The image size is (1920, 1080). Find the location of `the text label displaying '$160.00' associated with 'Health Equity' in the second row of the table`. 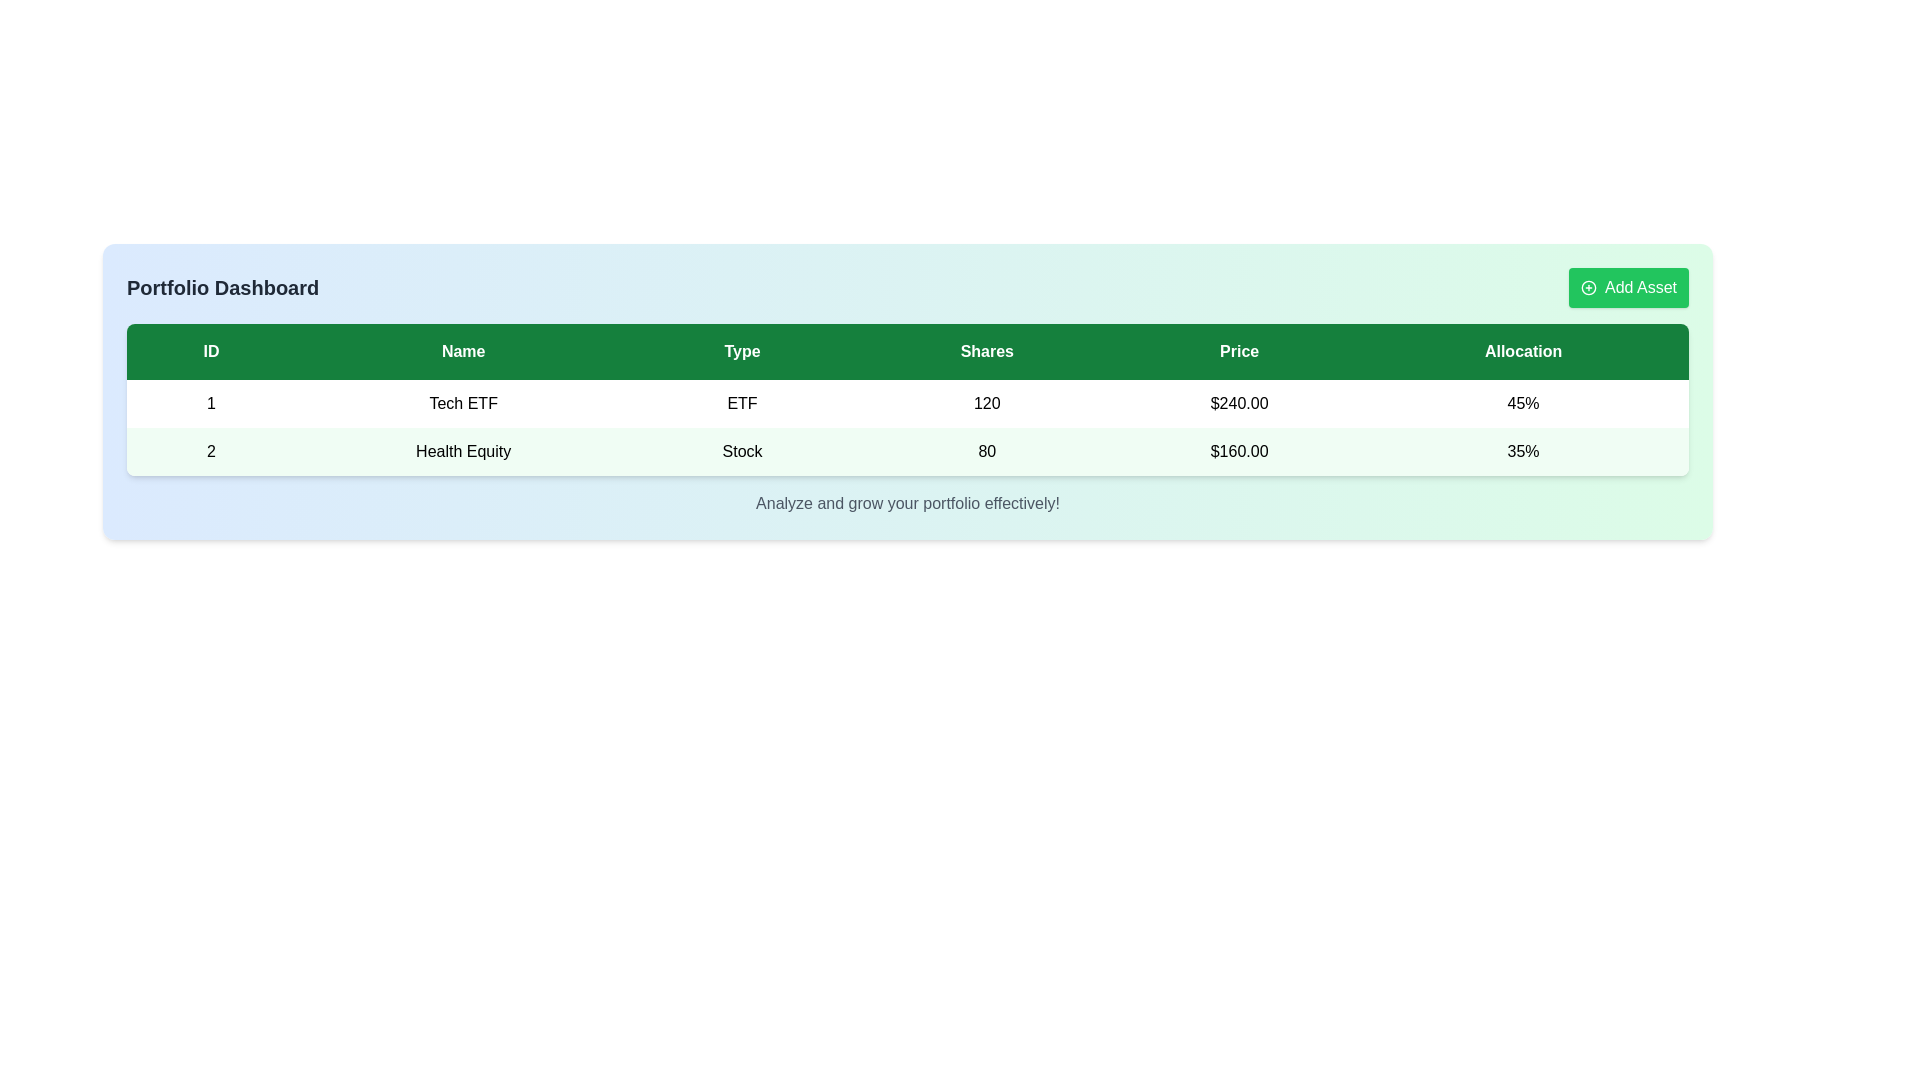

the text label displaying '$160.00' associated with 'Health Equity' in the second row of the table is located at coordinates (1238, 451).